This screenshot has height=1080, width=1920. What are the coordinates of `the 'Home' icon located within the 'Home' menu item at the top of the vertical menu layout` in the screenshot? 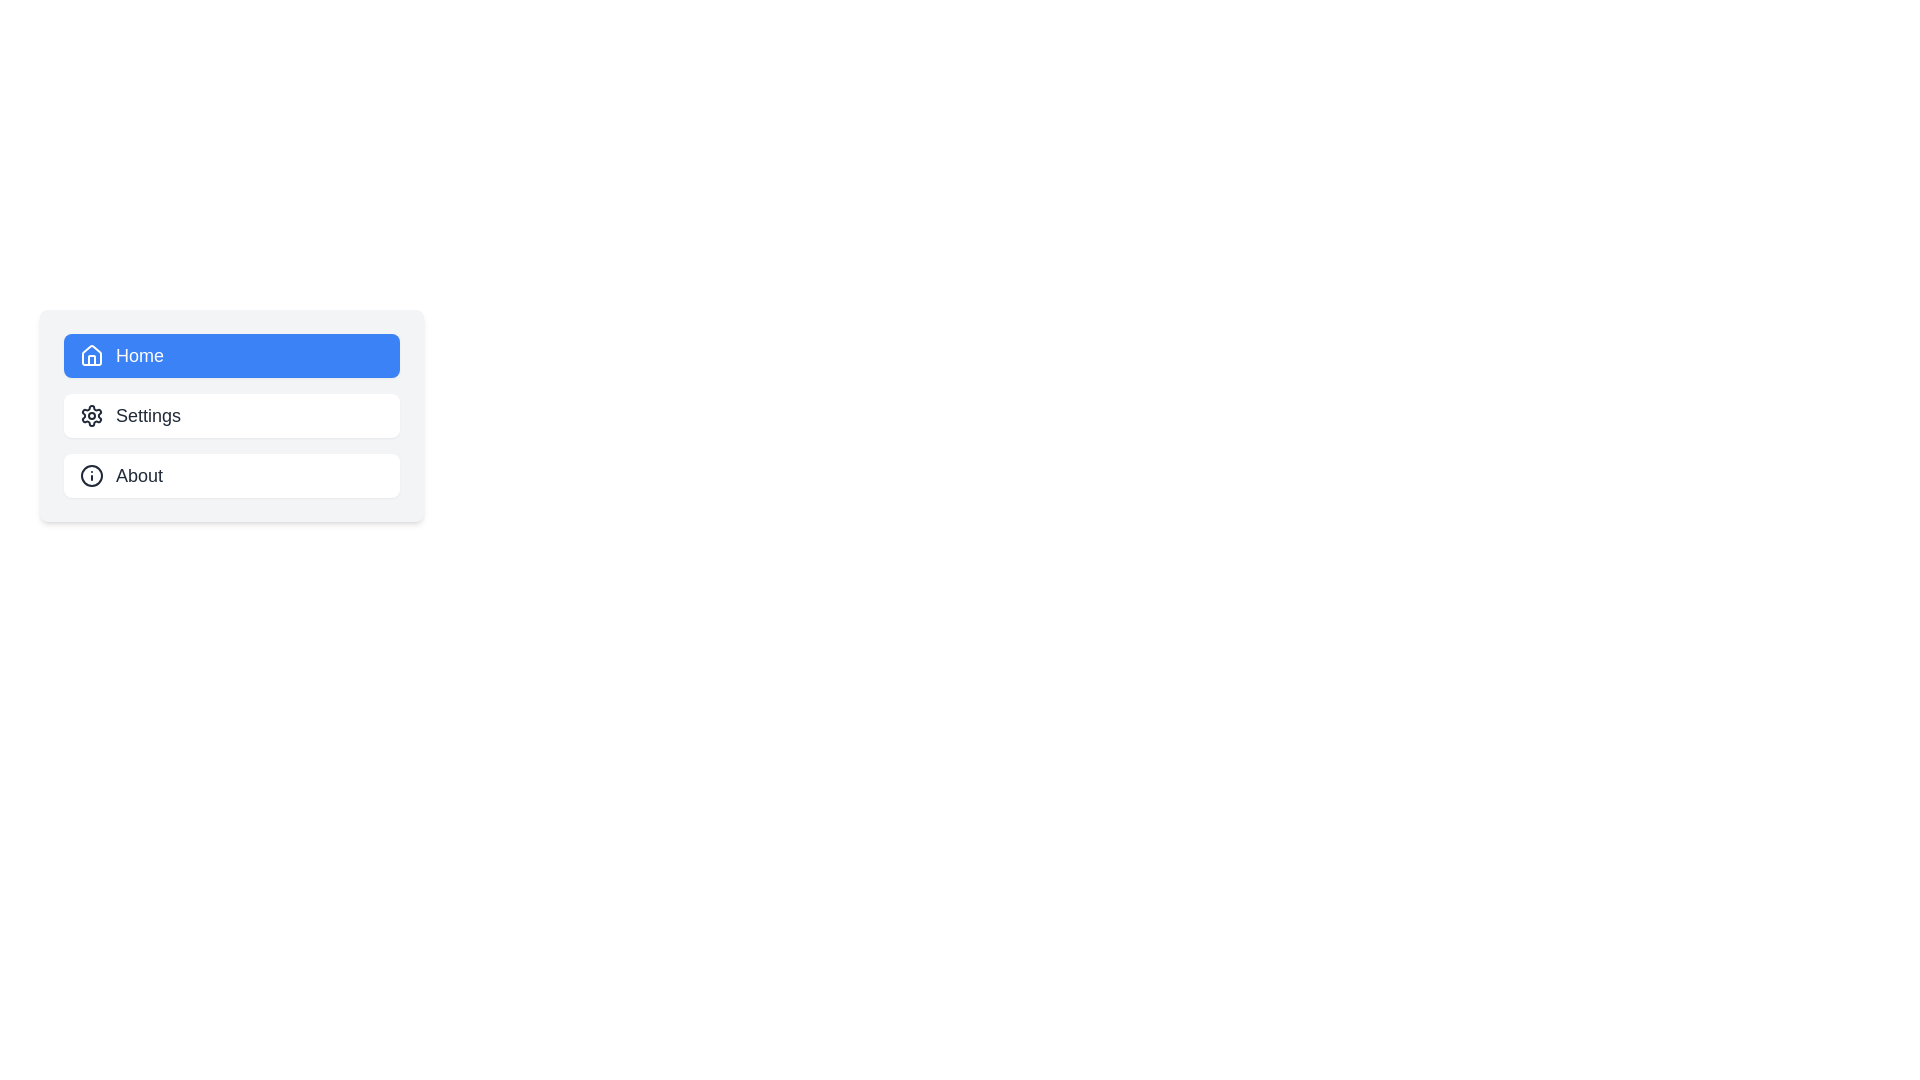 It's located at (90, 353).